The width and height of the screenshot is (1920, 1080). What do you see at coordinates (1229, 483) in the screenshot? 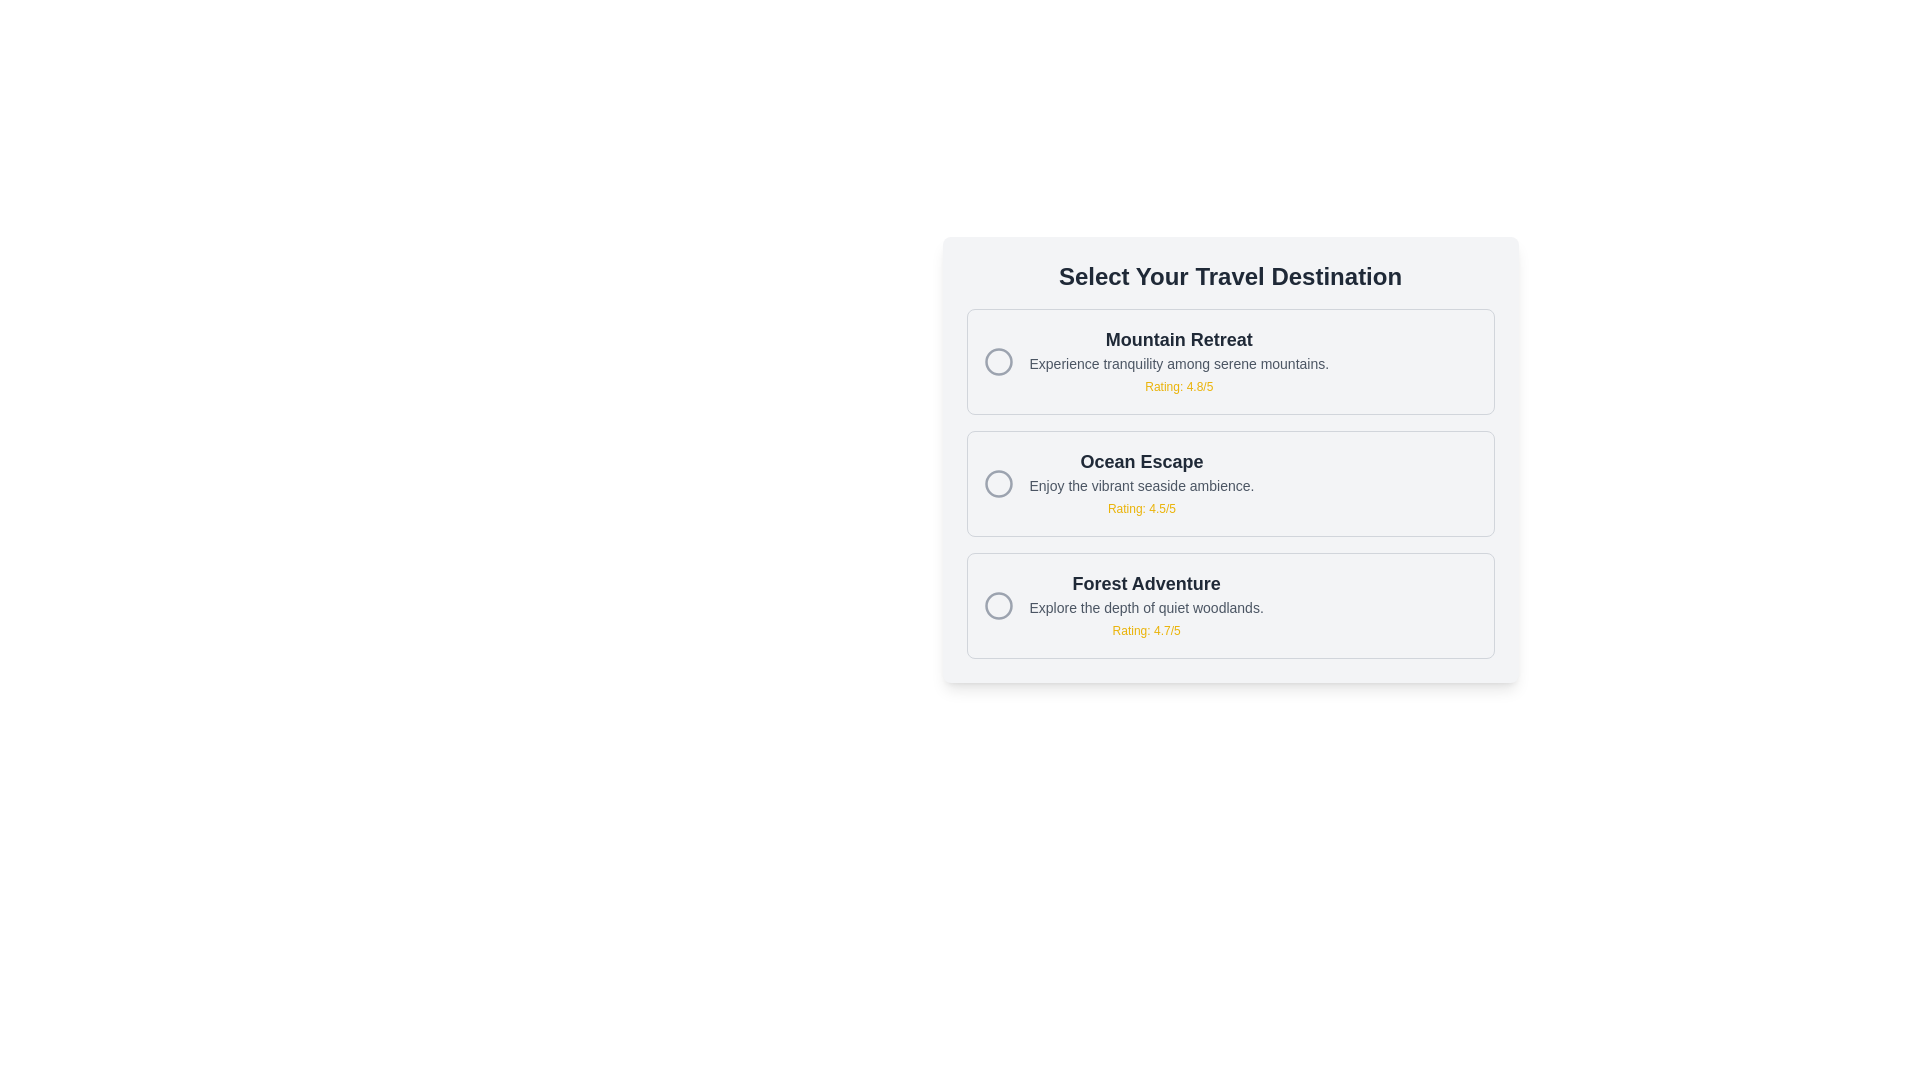
I see `descriptions or ratings of each card in the vertical list of selectable cards representing travel destinations, located below the 'Select Your Travel Destination' header` at bounding box center [1229, 483].